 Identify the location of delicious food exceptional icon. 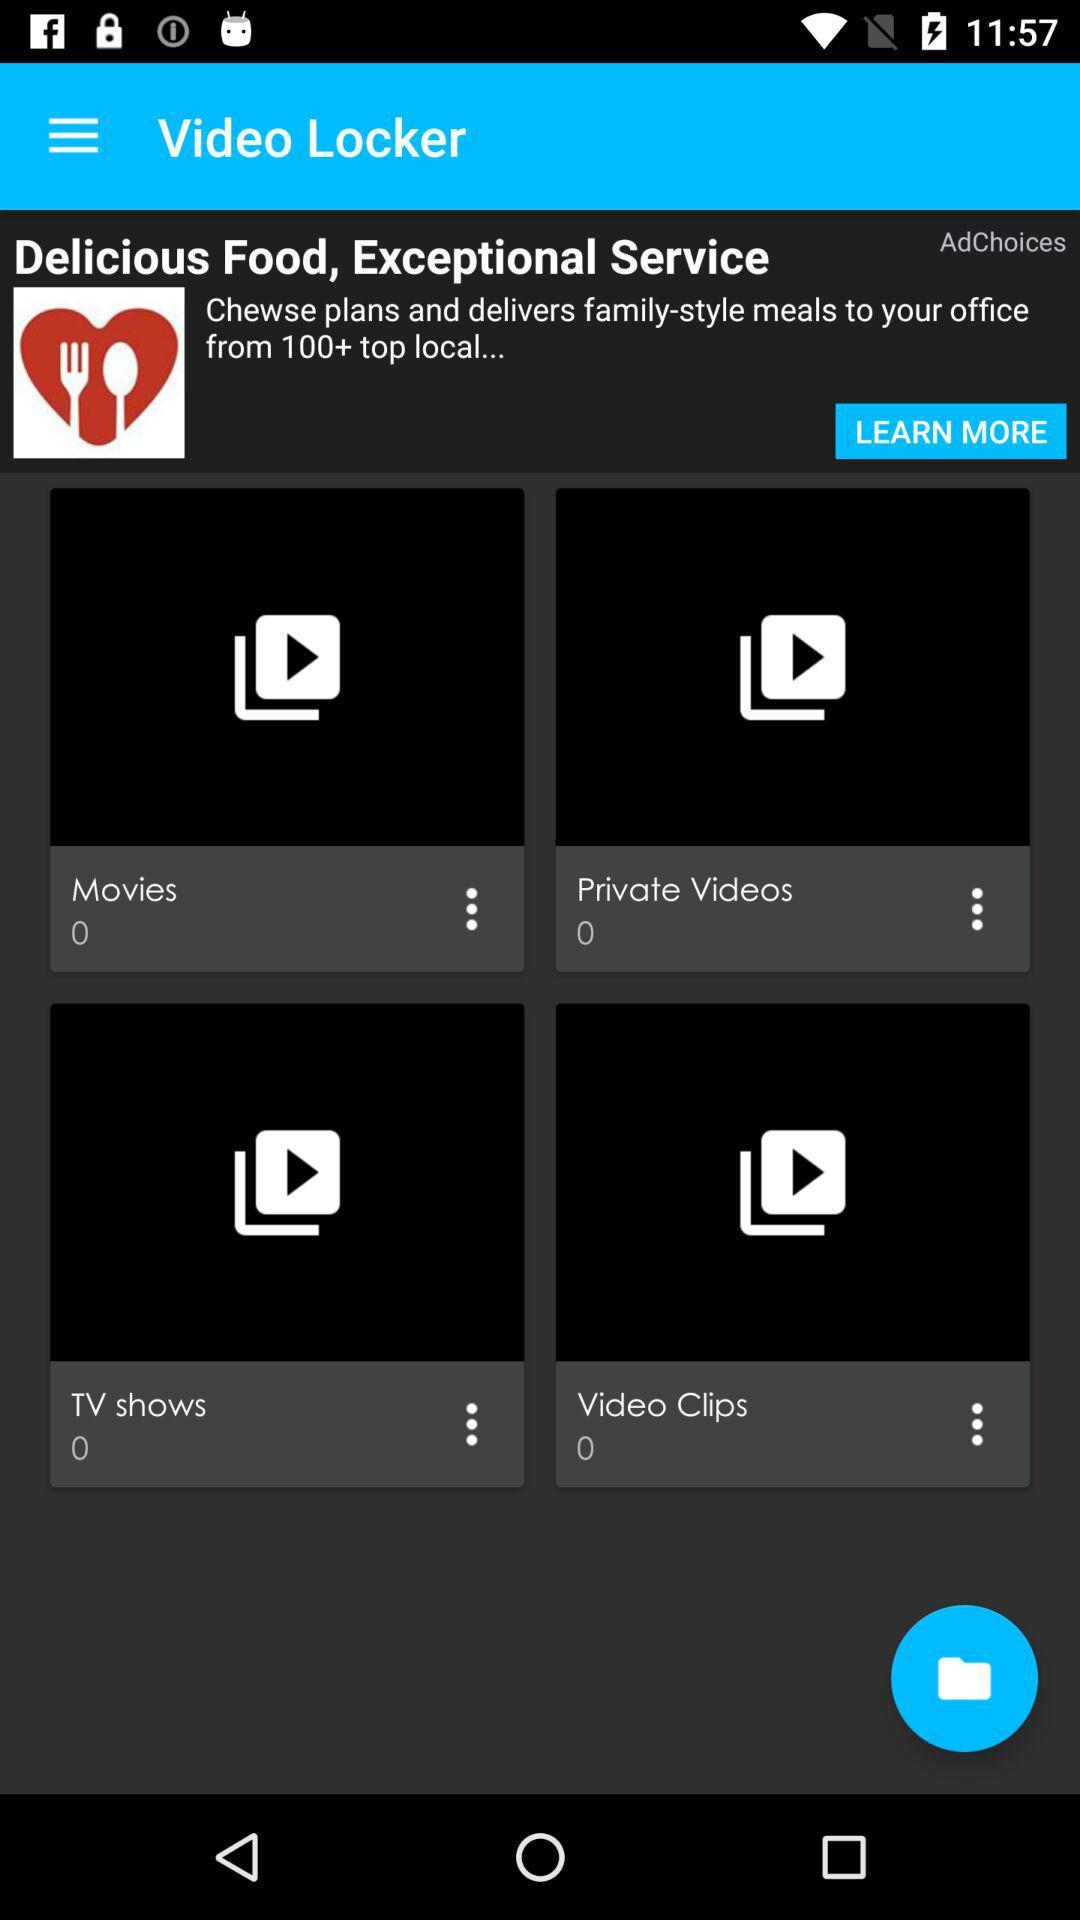
(444, 254).